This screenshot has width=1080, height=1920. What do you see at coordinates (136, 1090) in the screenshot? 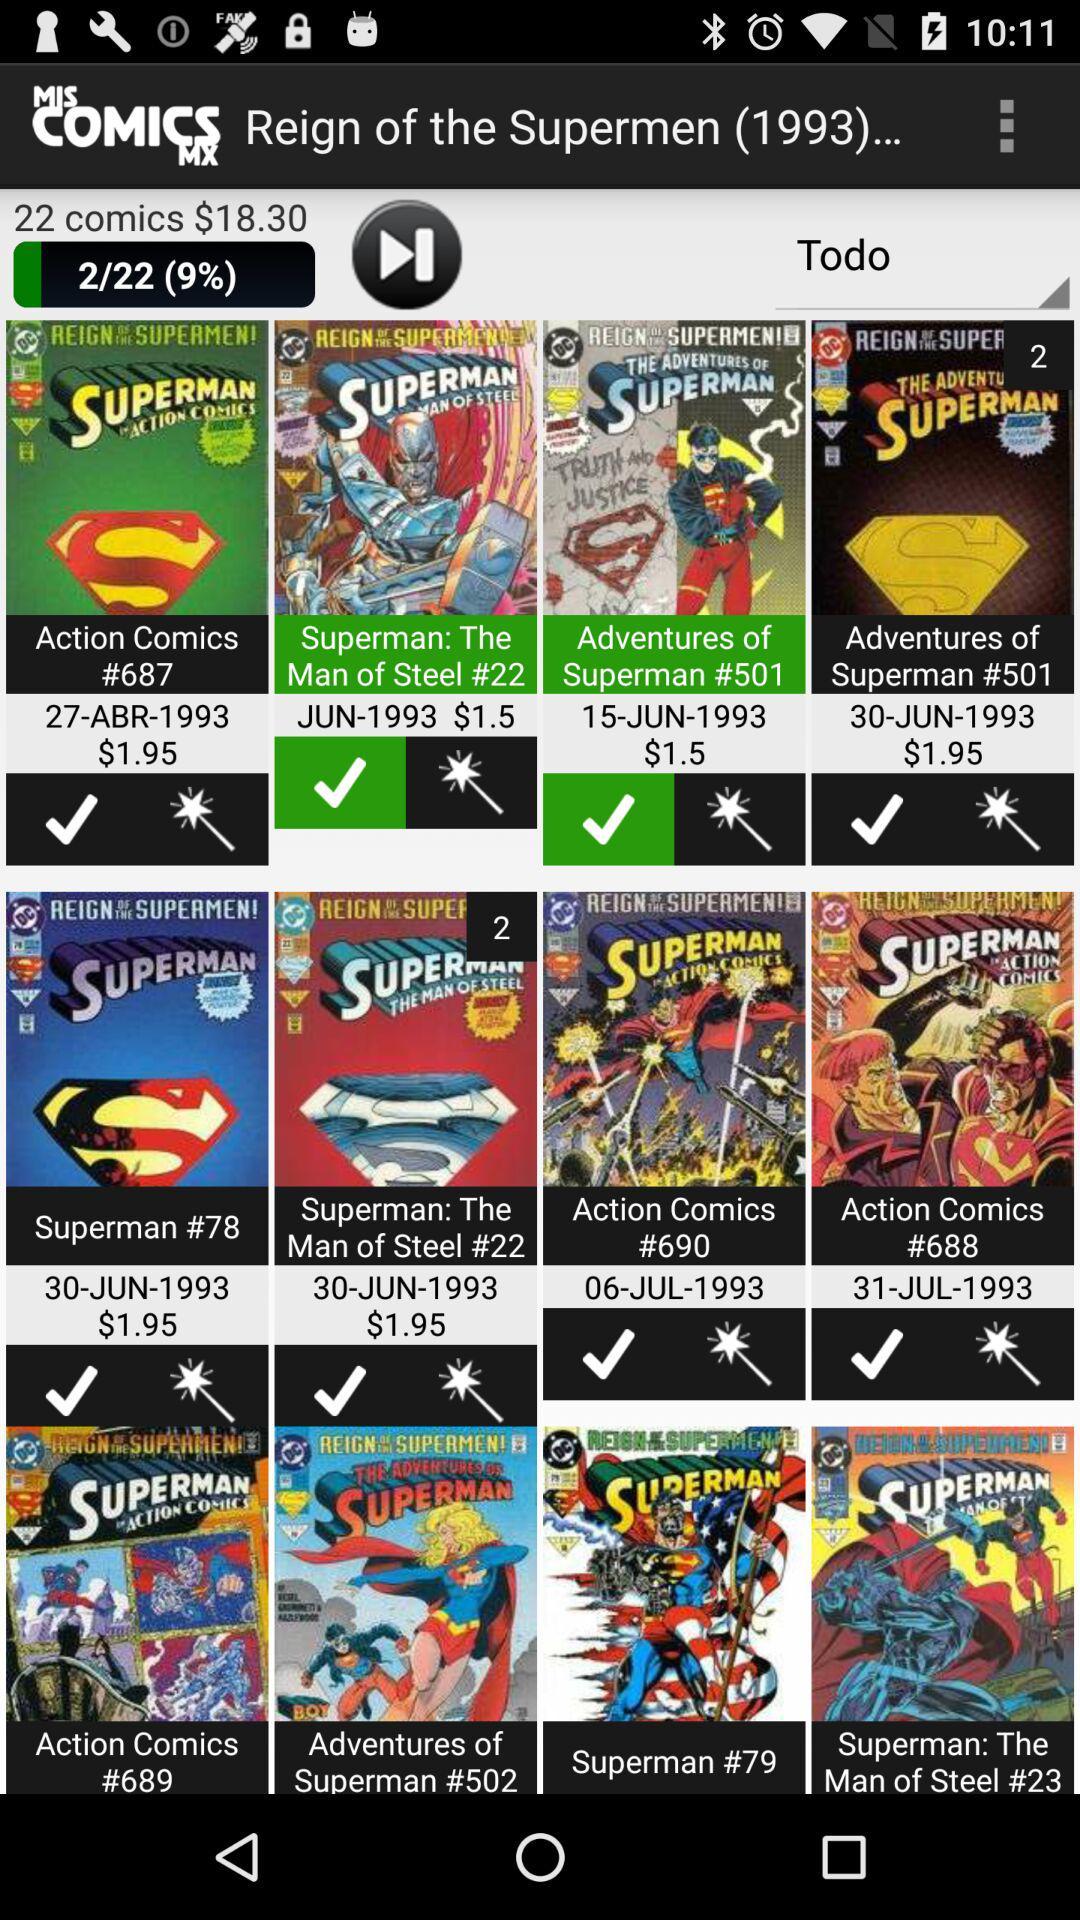
I see `more options` at bounding box center [136, 1090].